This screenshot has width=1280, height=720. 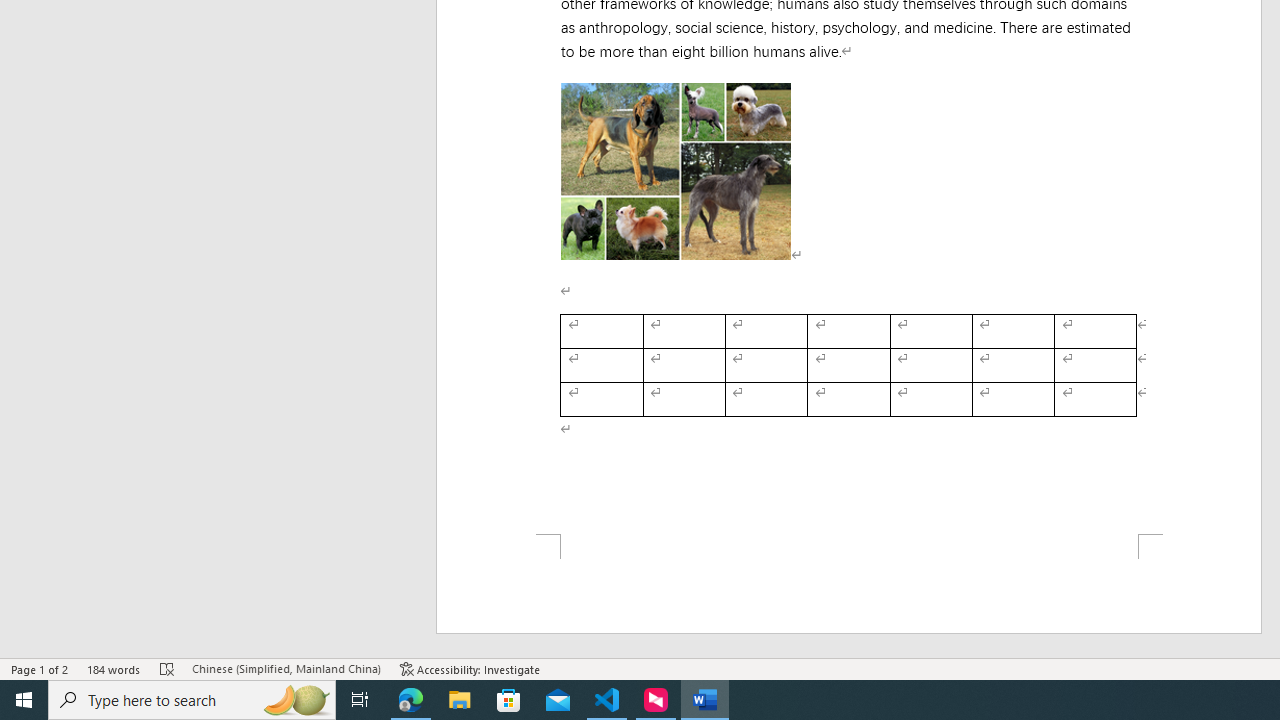 I want to click on 'Morphological variation in six dogs', so click(x=675, y=170).